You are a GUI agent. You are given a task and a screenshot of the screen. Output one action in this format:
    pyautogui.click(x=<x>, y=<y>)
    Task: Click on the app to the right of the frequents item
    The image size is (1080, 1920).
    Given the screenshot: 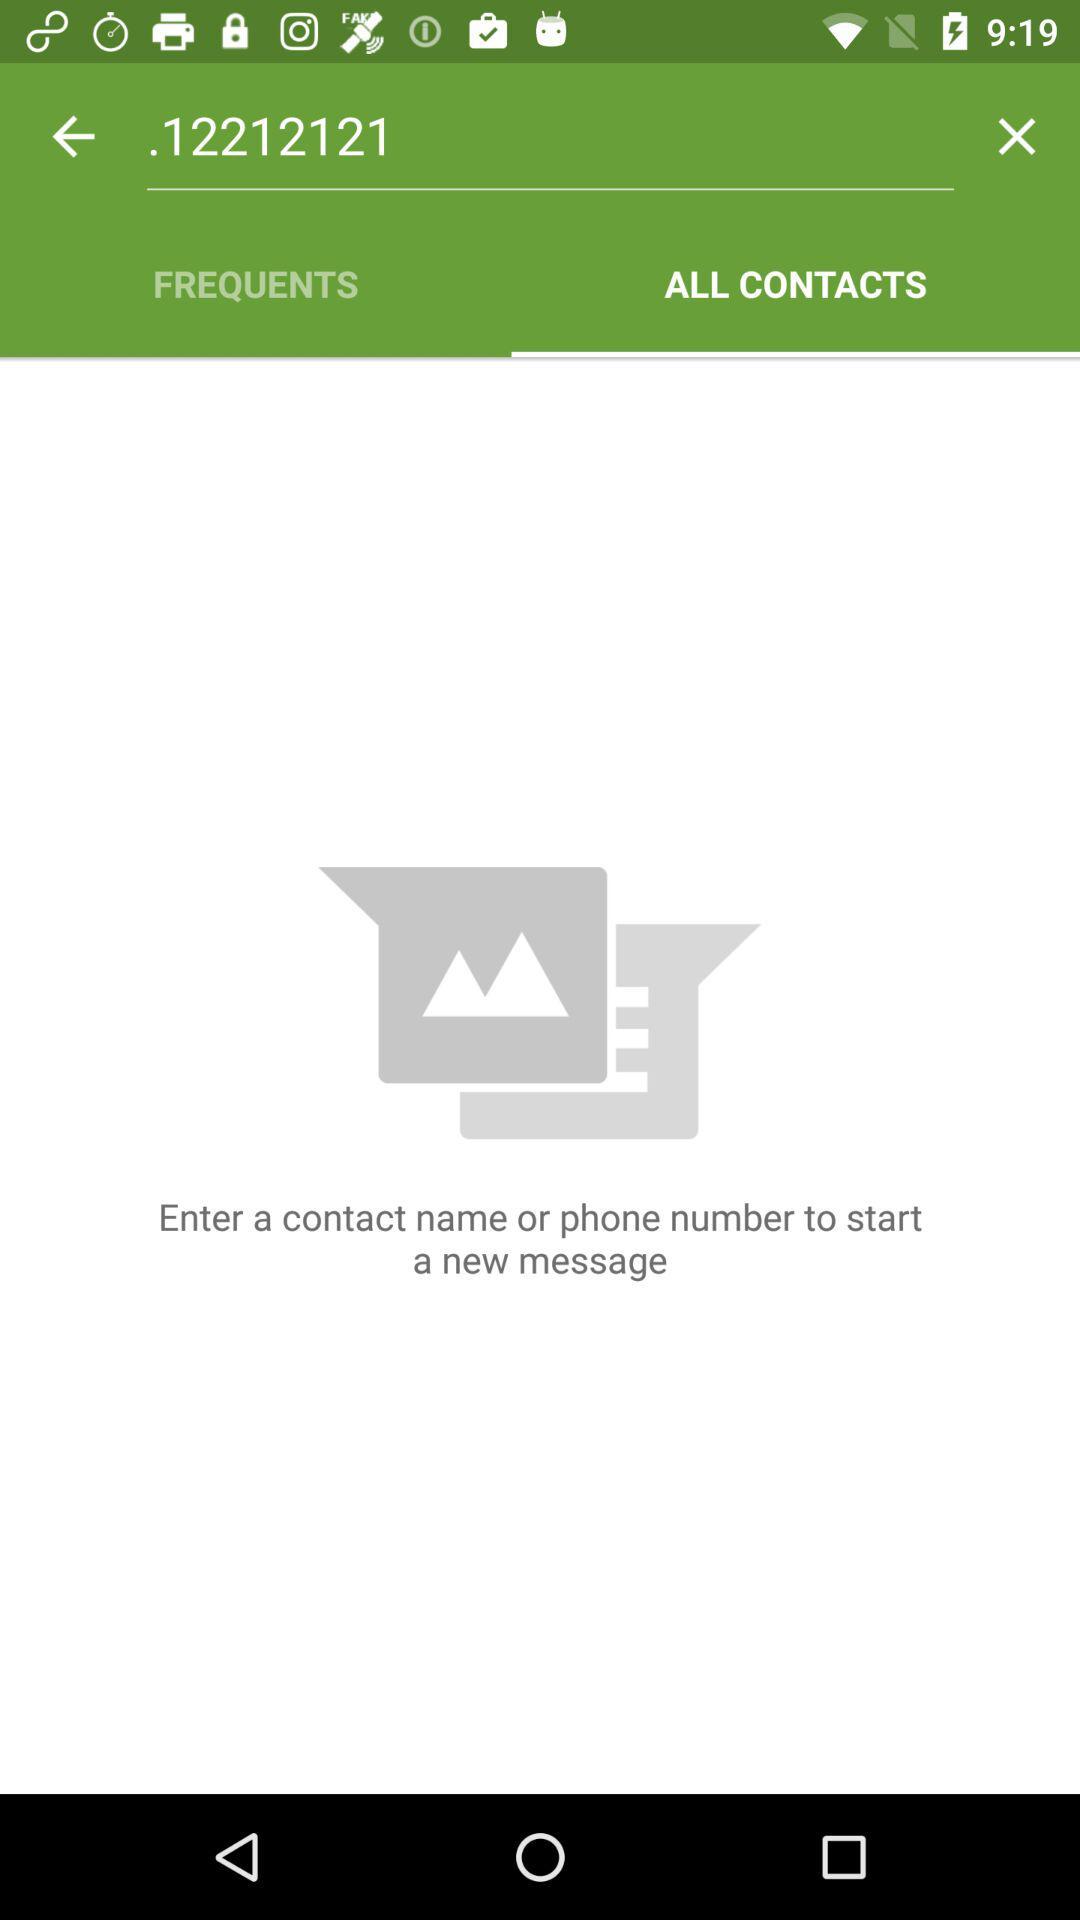 What is the action you would take?
    pyautogui.click(x=794, y=282)
    